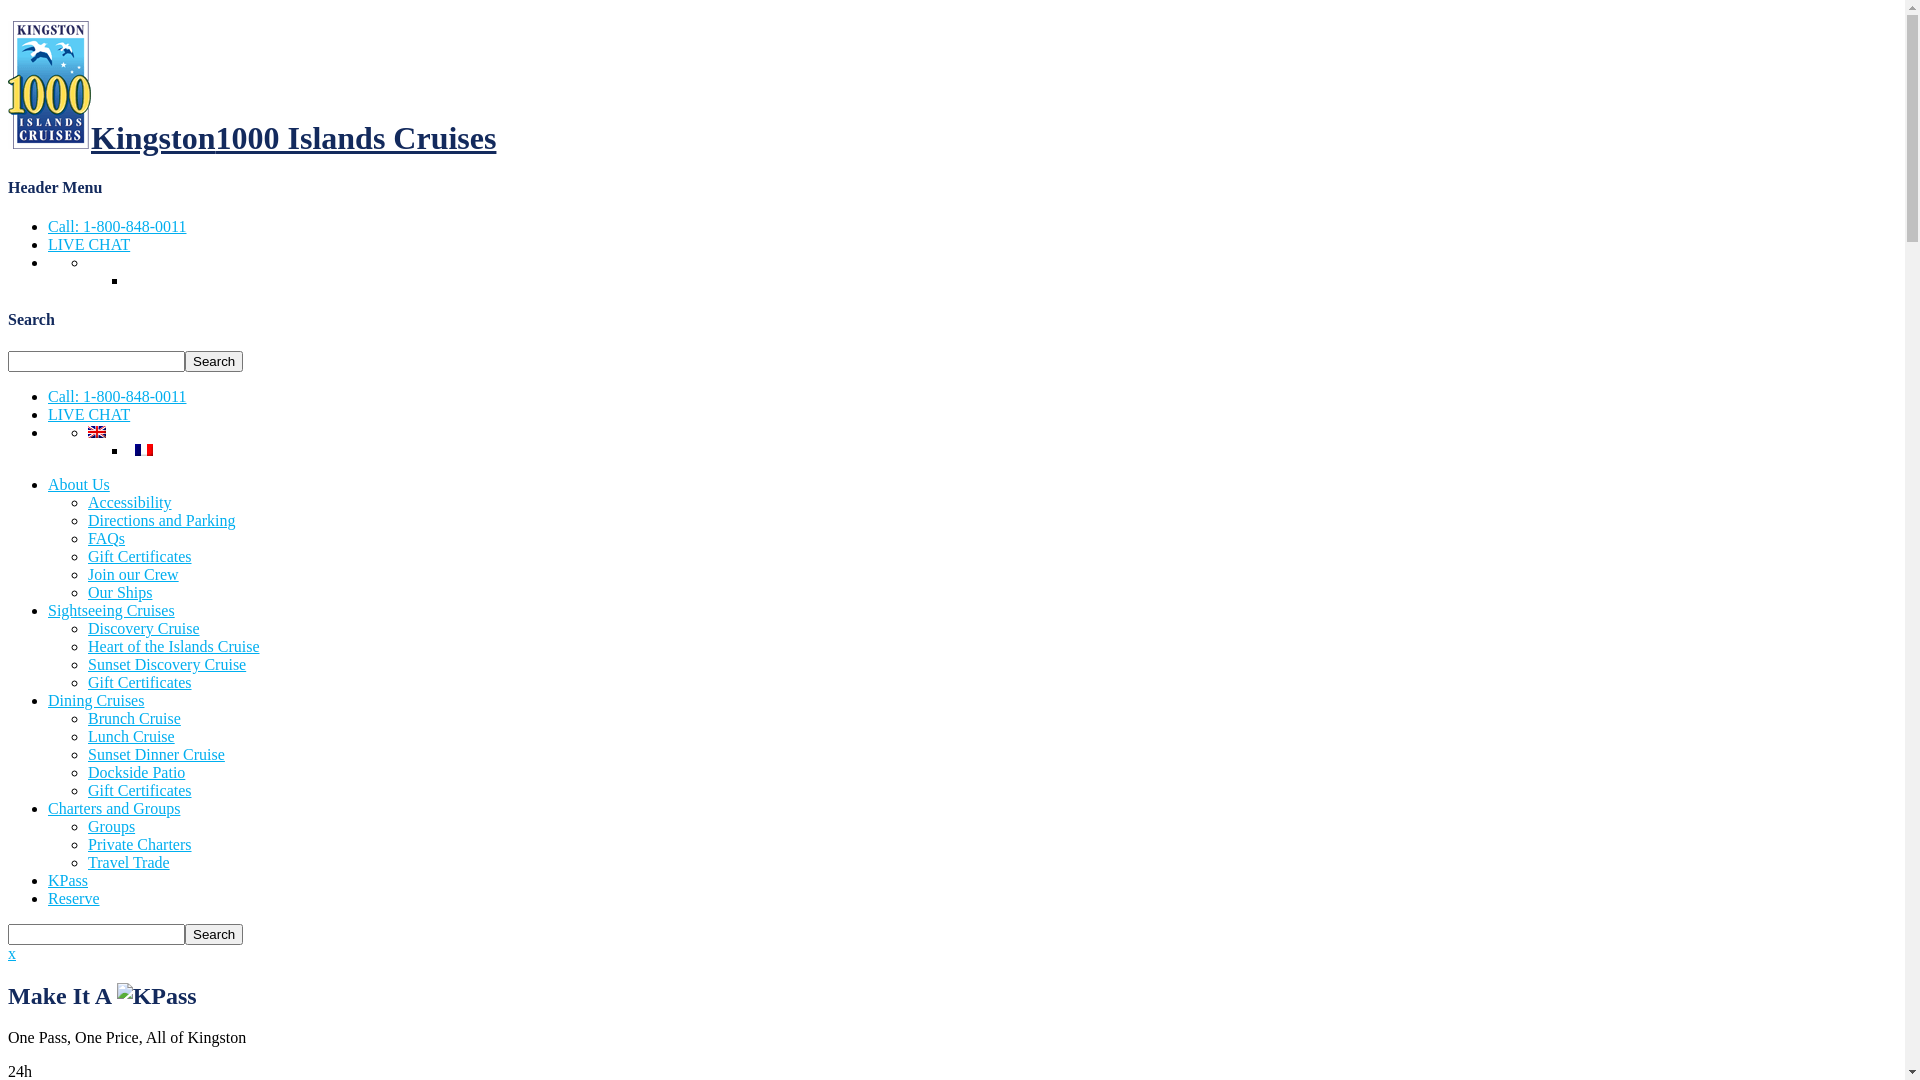  What do you see at coordinates (167, 664) in the screenshot?
I see `'Sunset Discovery Cruise'` at bounding box center [167, 664].